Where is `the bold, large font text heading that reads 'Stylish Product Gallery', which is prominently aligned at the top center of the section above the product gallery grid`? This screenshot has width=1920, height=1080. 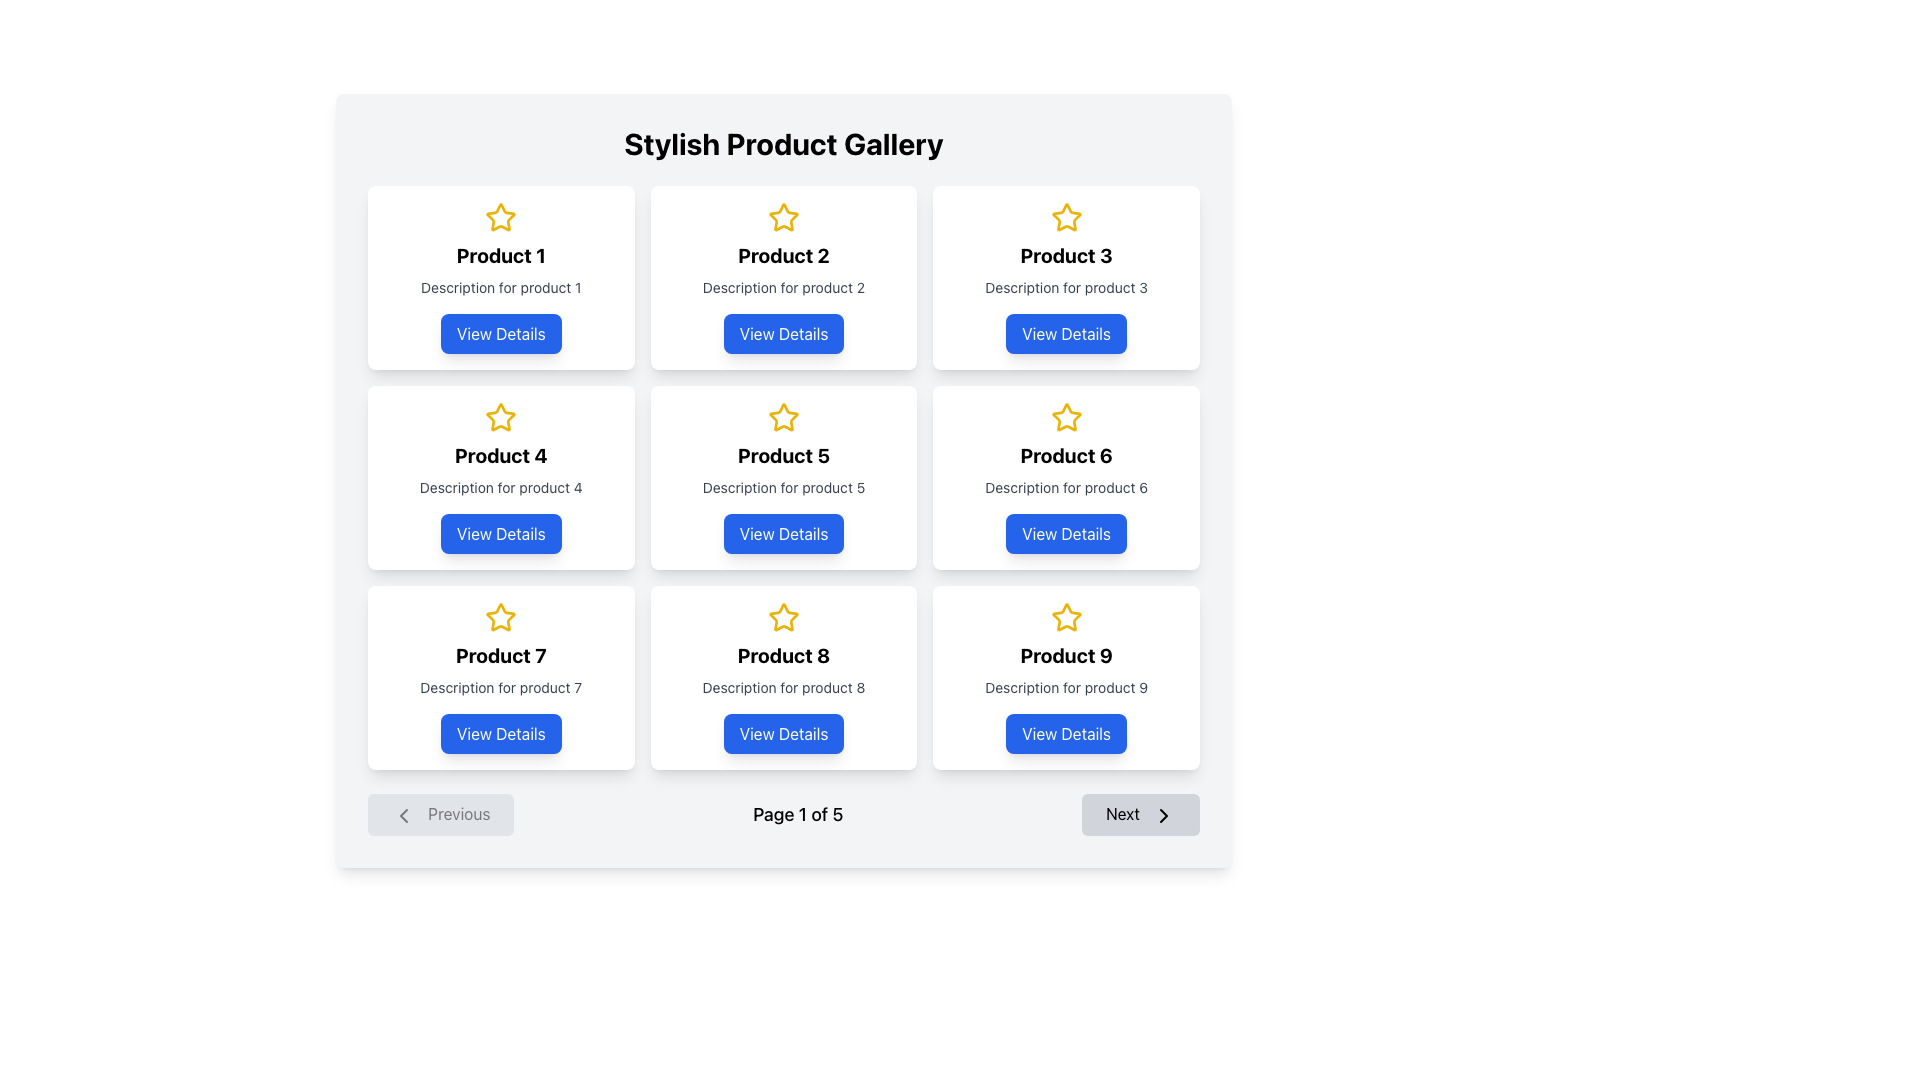 the bold, large font text heading that reads 'Stylish Product Gallery', which is prominently aligned at the top center of the section above the product gallery grid is located at coordinates (782, 142).